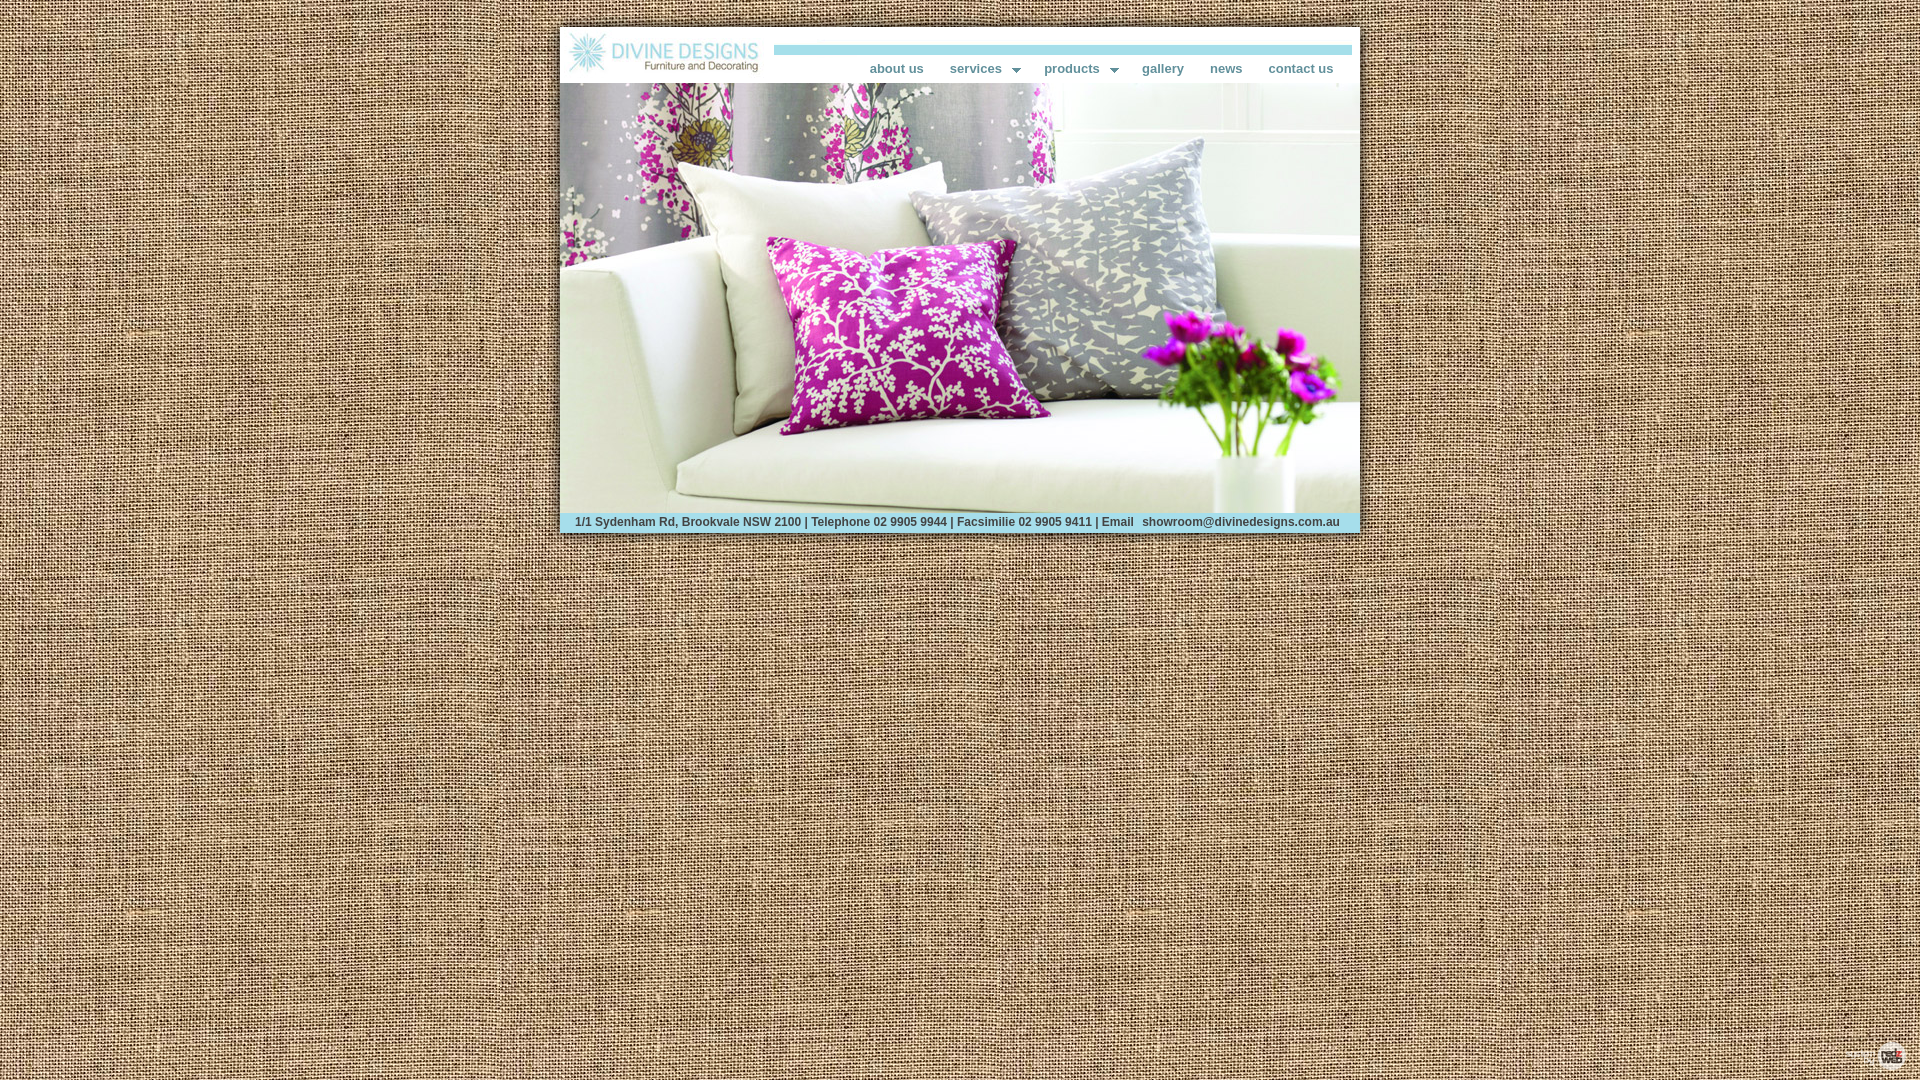 The height and width of the screenshot is (1080, 1920). I want to click on 'services', so click(983, 67).